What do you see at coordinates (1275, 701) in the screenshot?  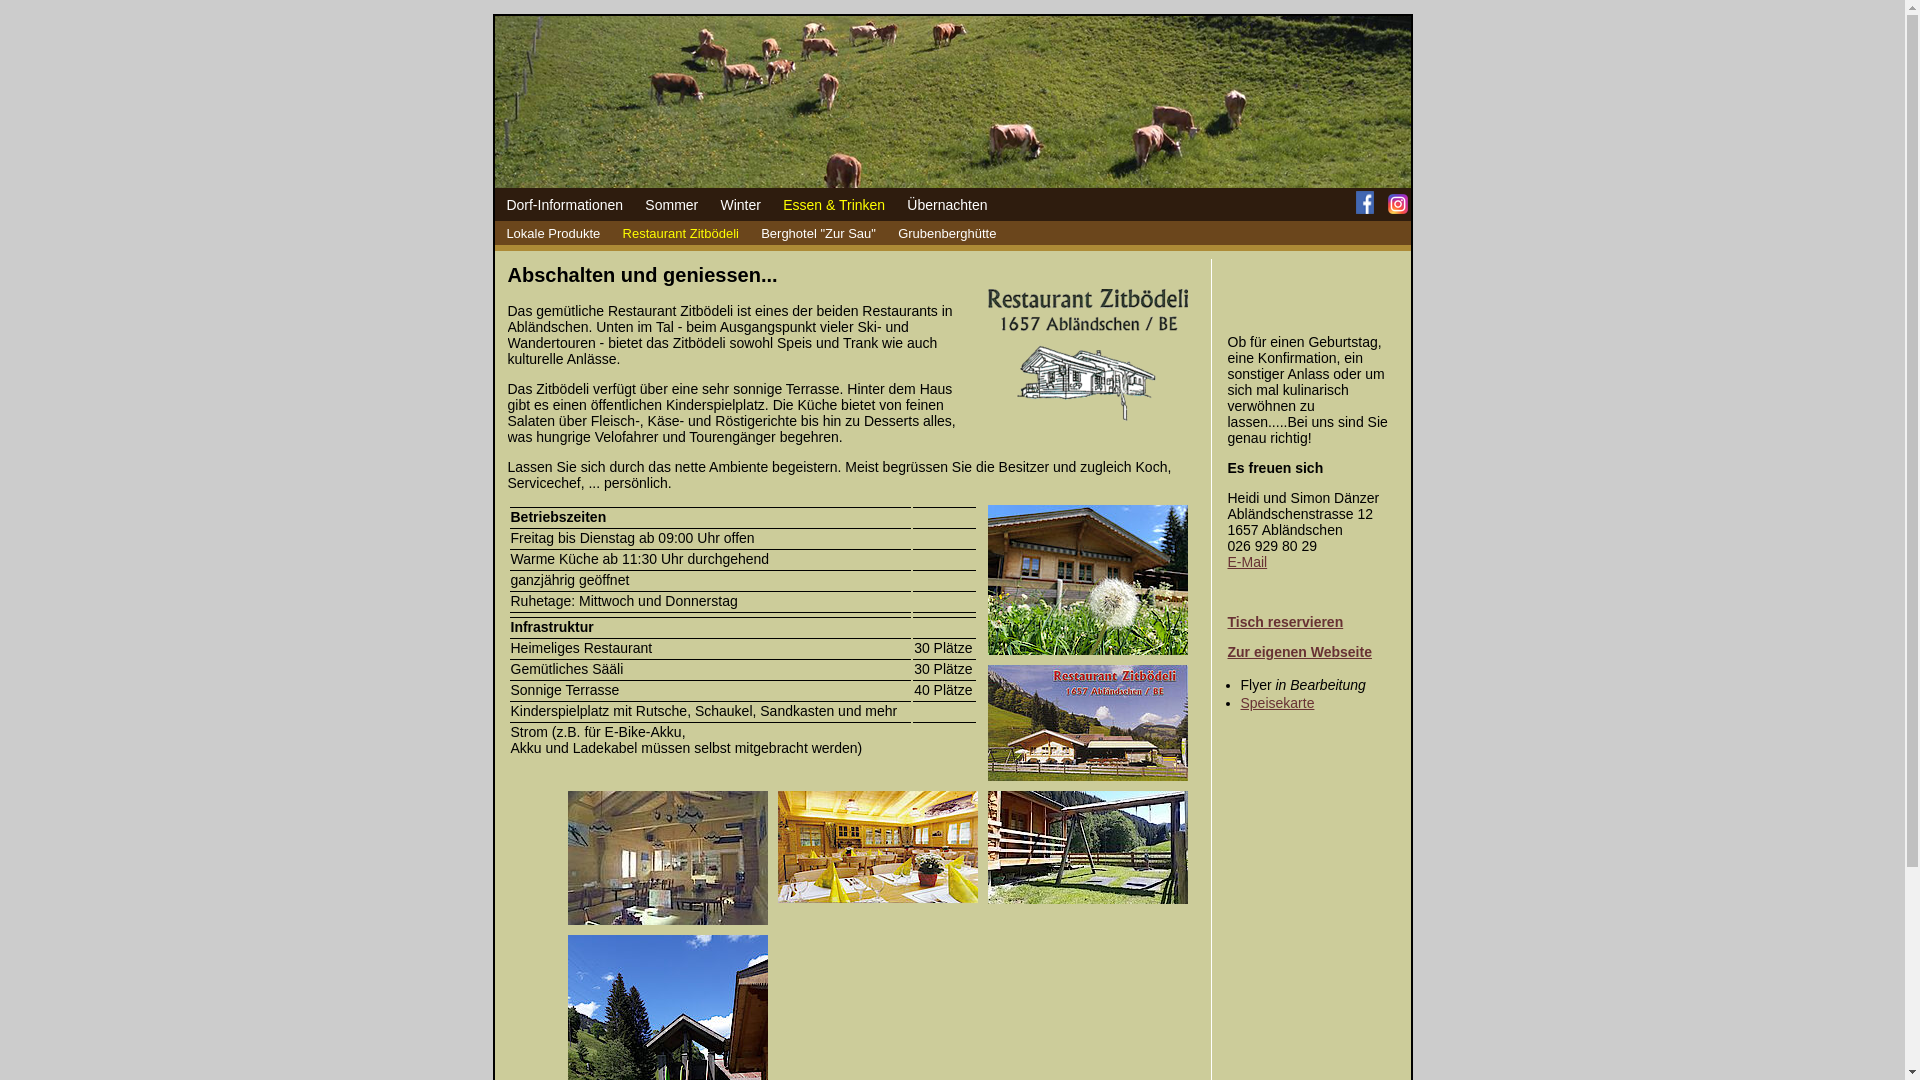 I see `'Speisekarte'` at bounding box center [1275, 701].